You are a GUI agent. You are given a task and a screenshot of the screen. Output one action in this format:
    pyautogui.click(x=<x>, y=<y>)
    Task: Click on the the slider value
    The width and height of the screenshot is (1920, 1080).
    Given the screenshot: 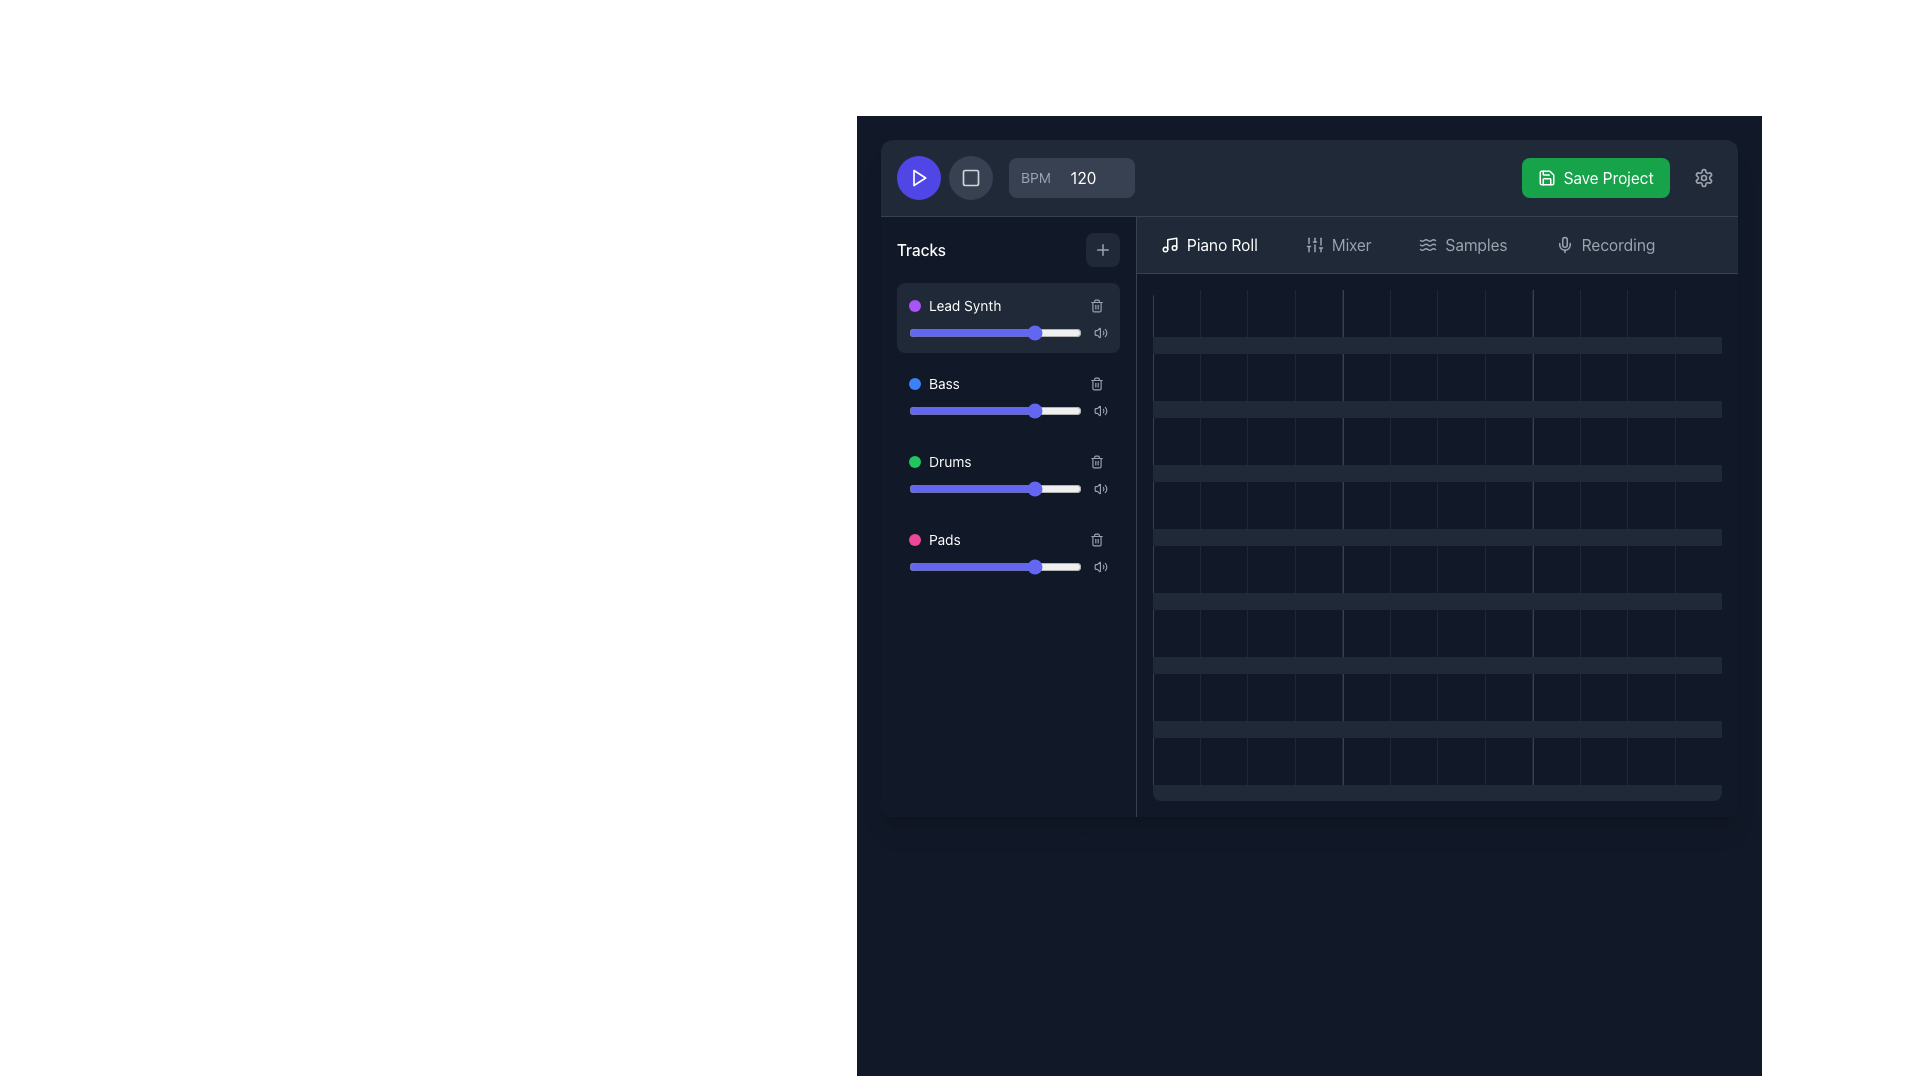 What is the action you would take?
    pyautogui.click(x=1019, y=489)
    